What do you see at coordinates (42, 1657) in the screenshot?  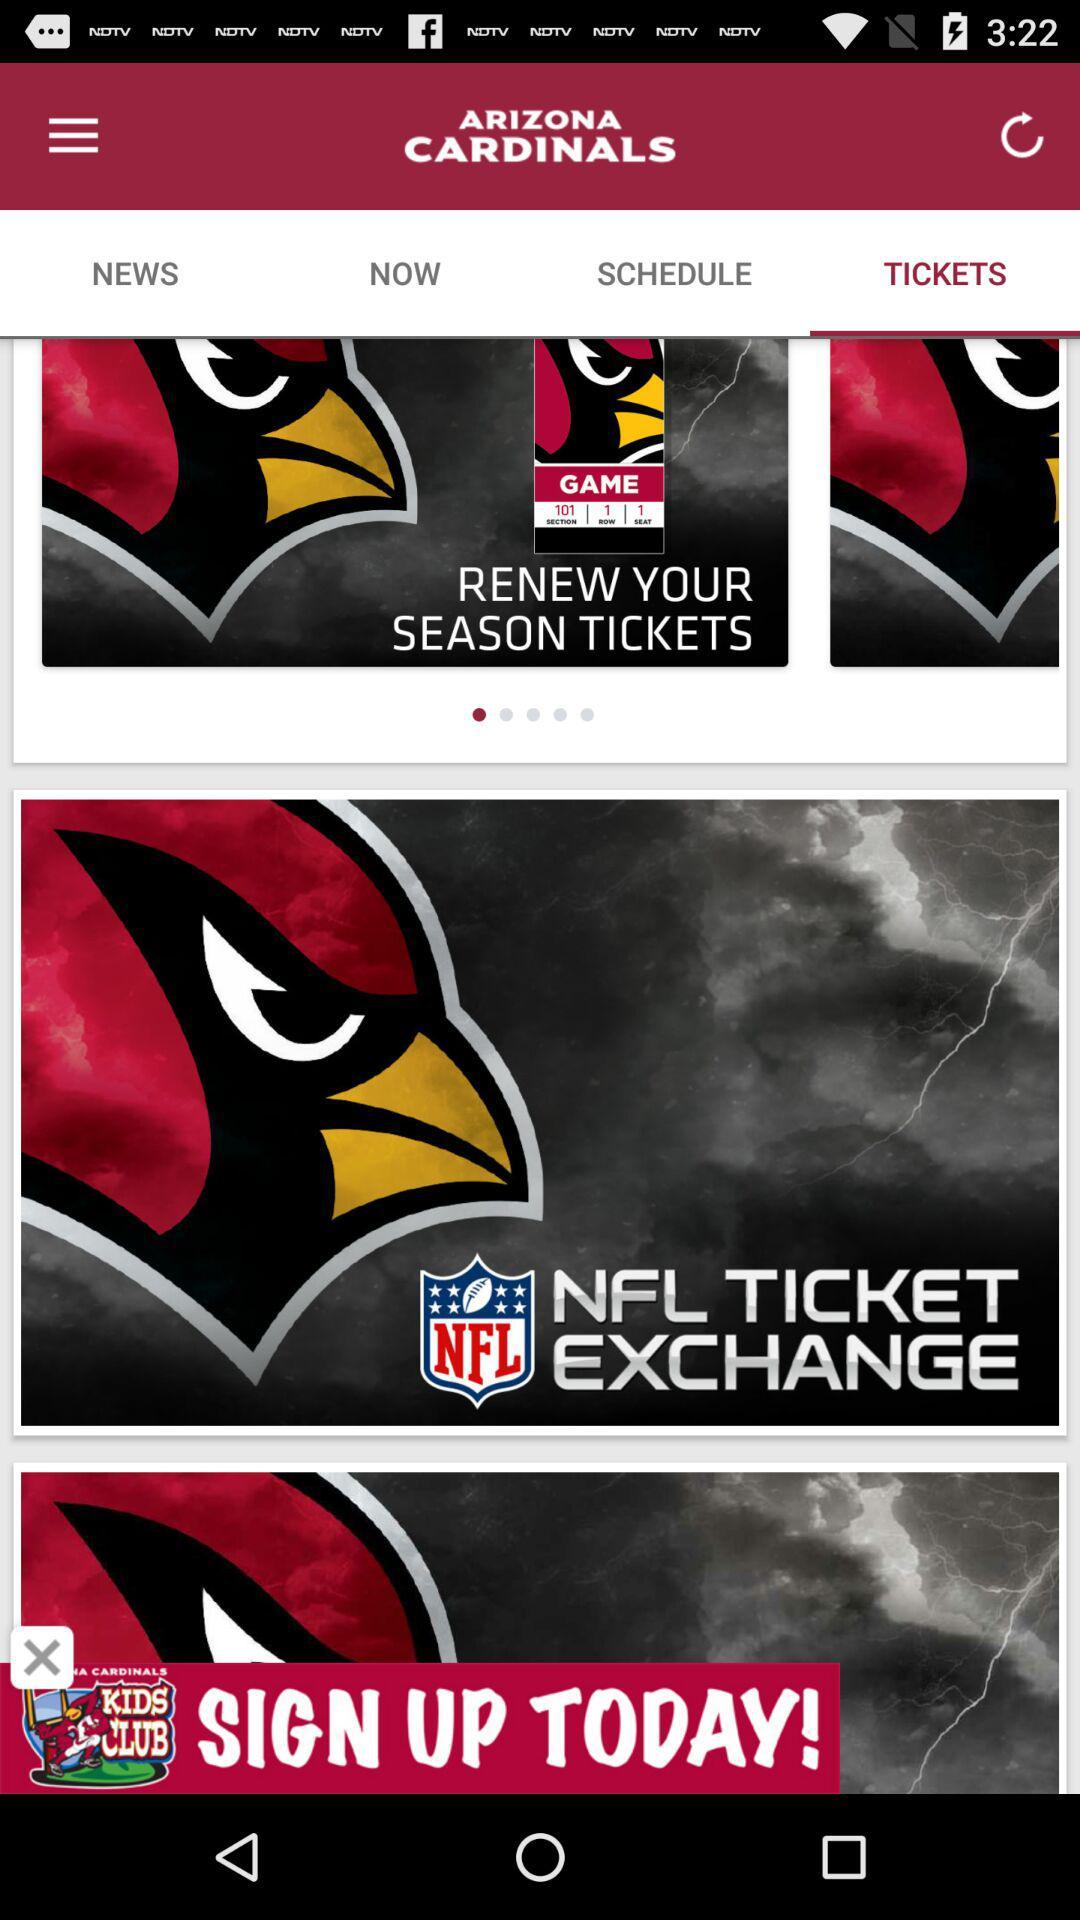 I see `pop up advertisement option` at bounding box center [42, 1657].